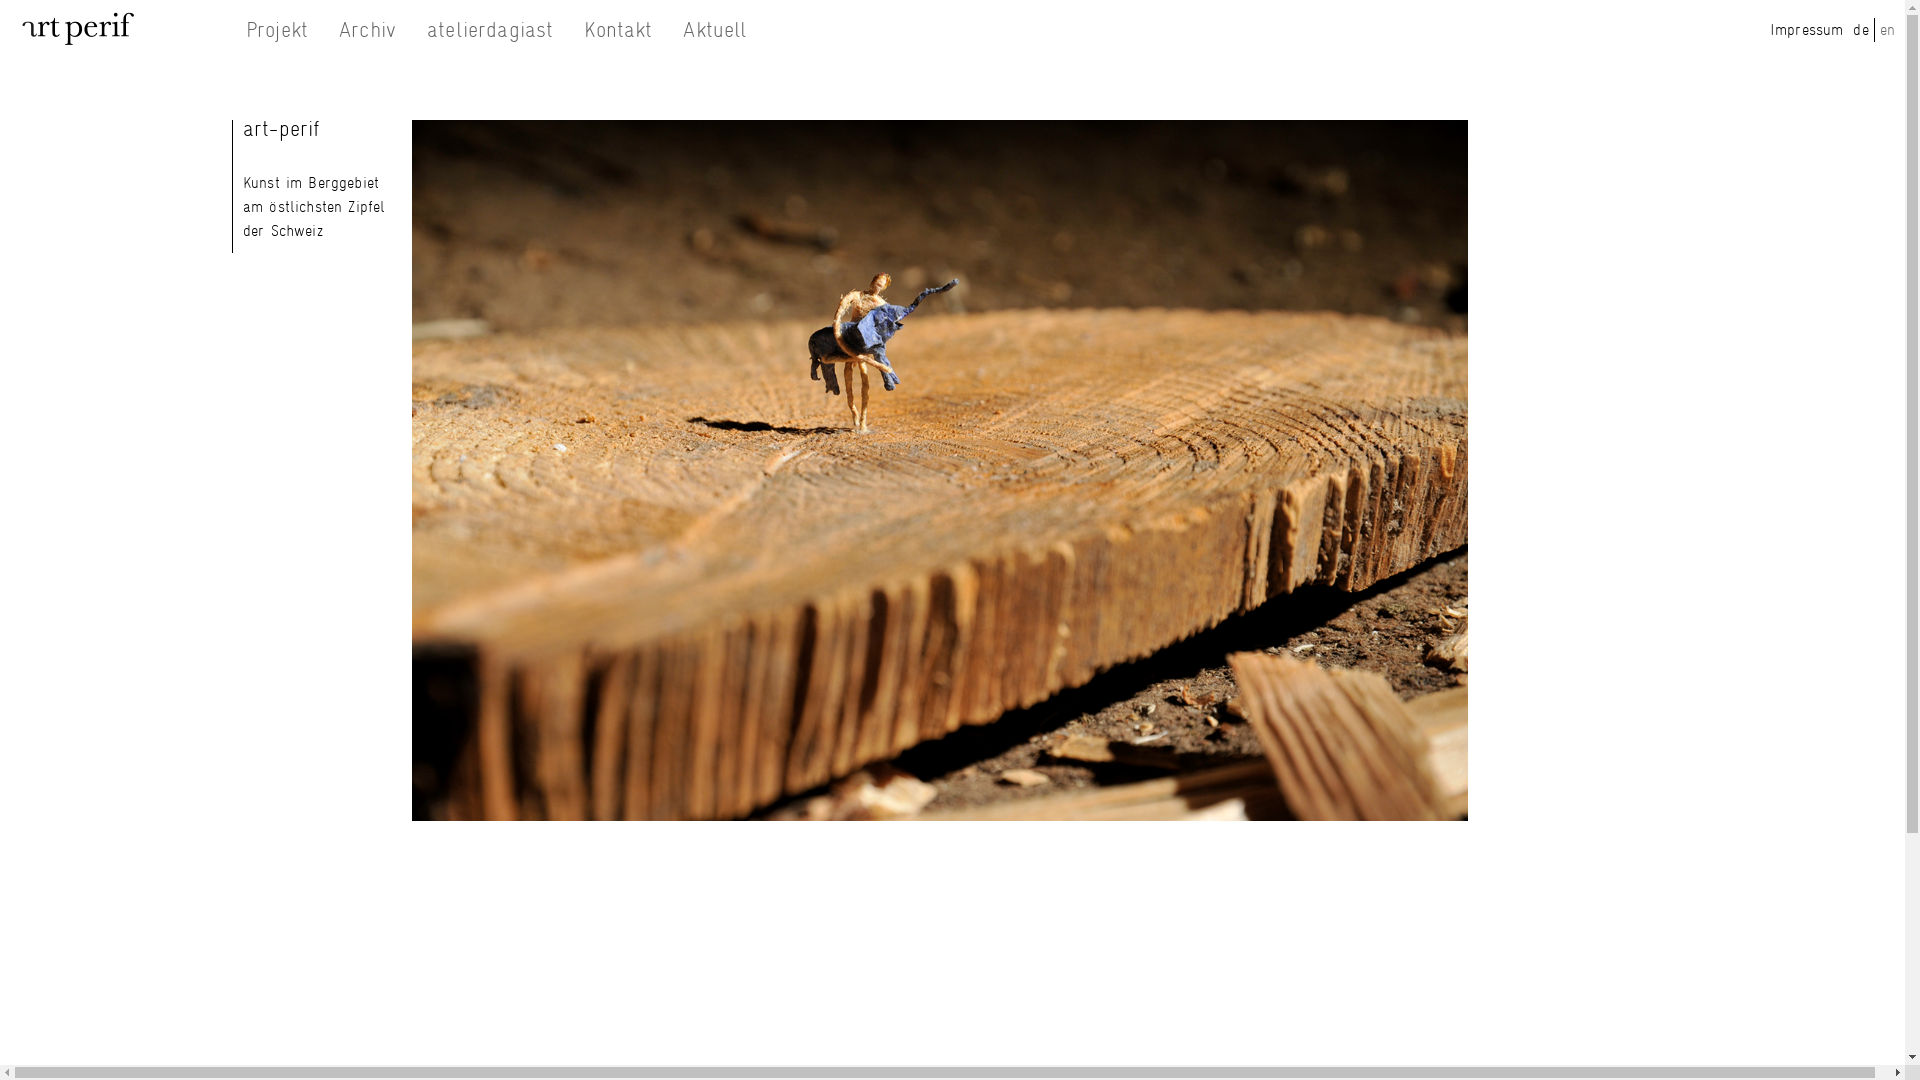  What do you see at coordinates (682, 29) in the screenshot?
I see `'Aktuell'` at bounding box center [682, 29].